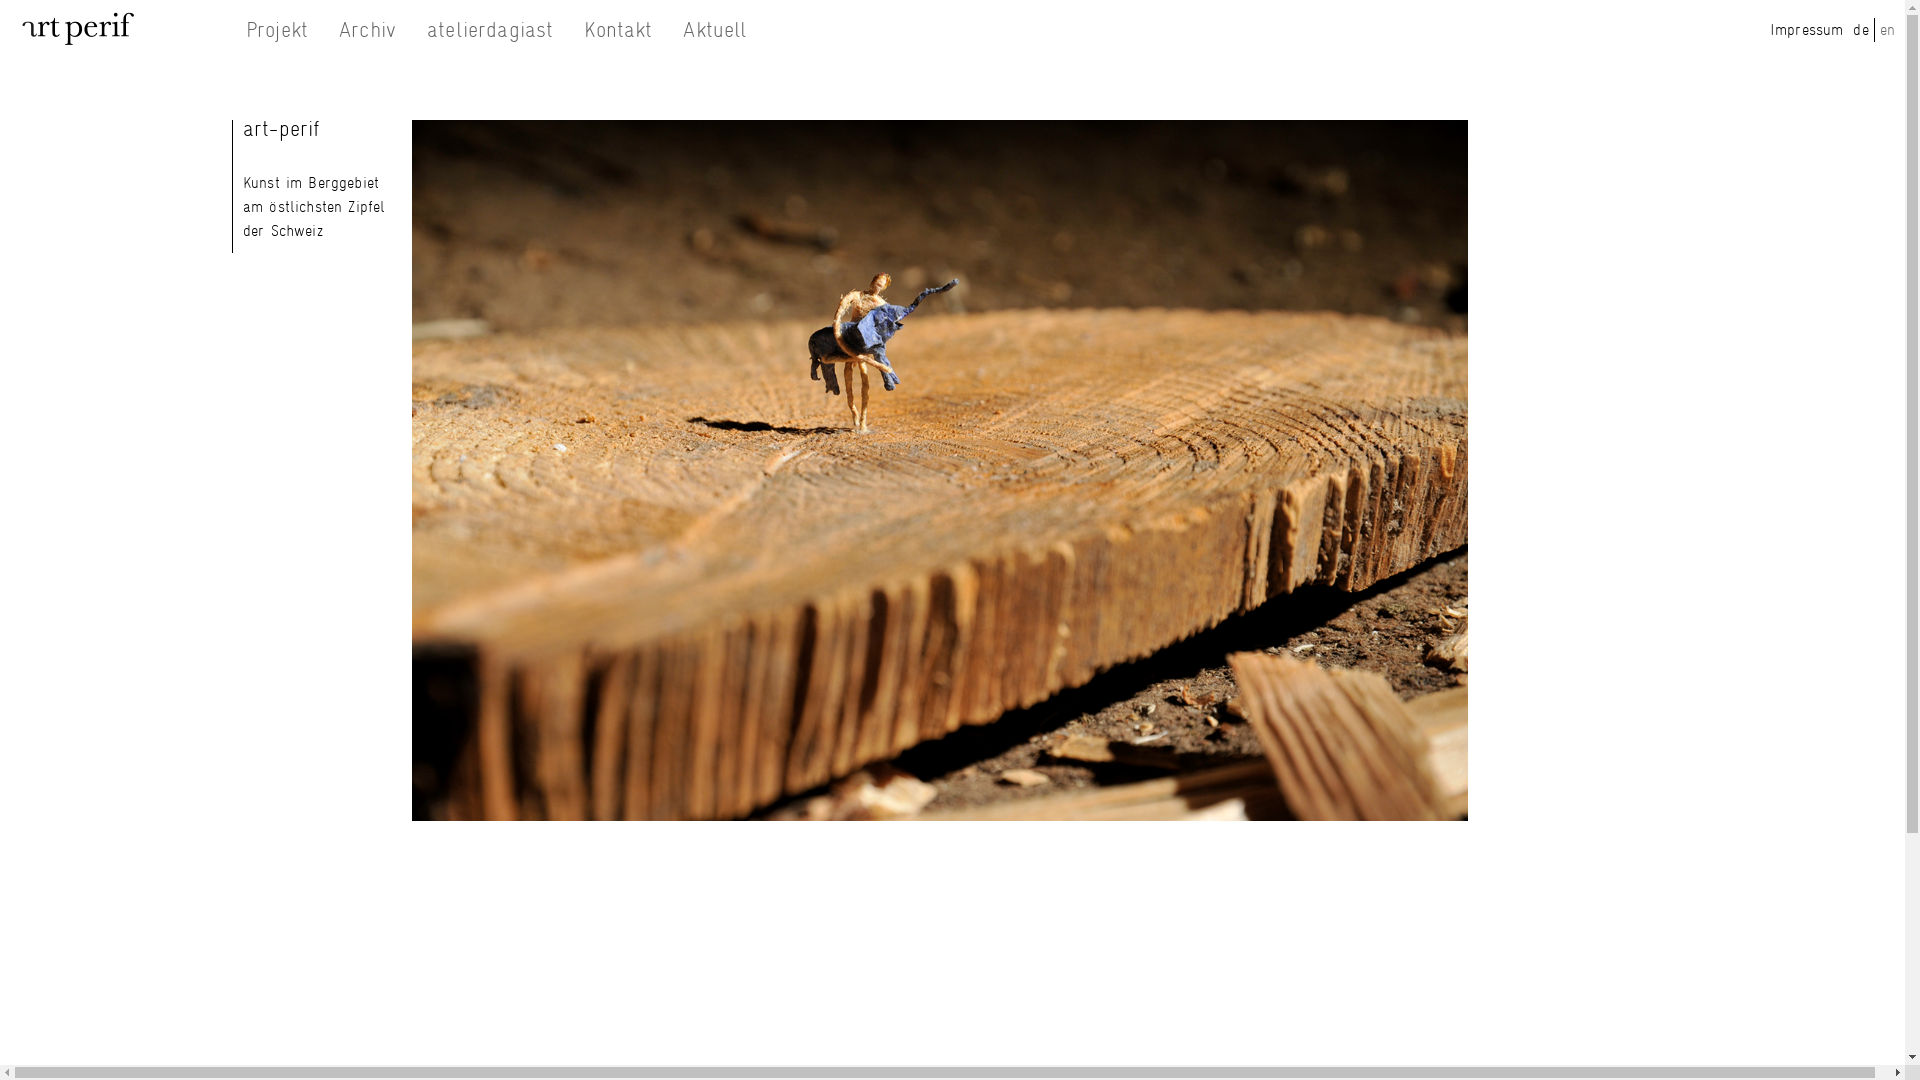  What do you see at coordinates (682, 29) in the screenshot?
I see `'Aktuell'` at bounding box center [682, 29].